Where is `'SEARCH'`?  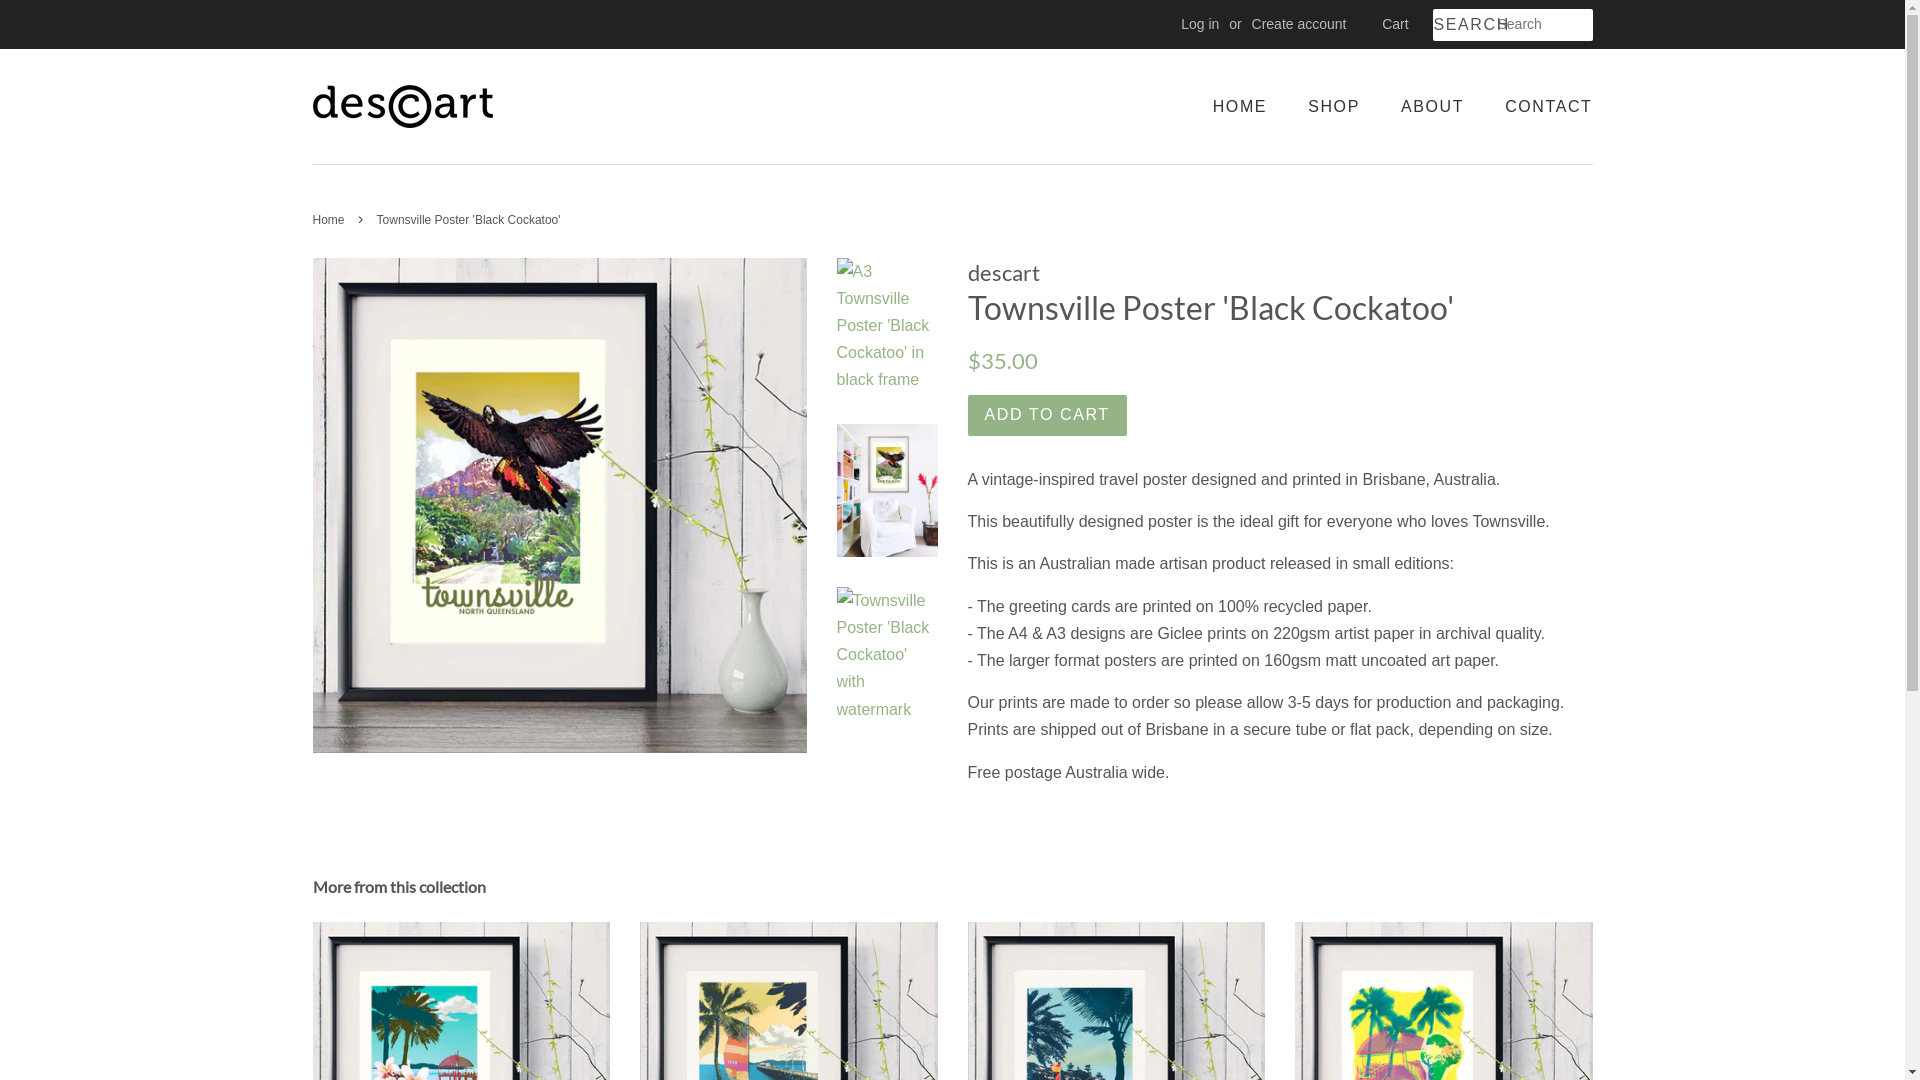 'SEARCH' is located at coordinates (1430, 25).